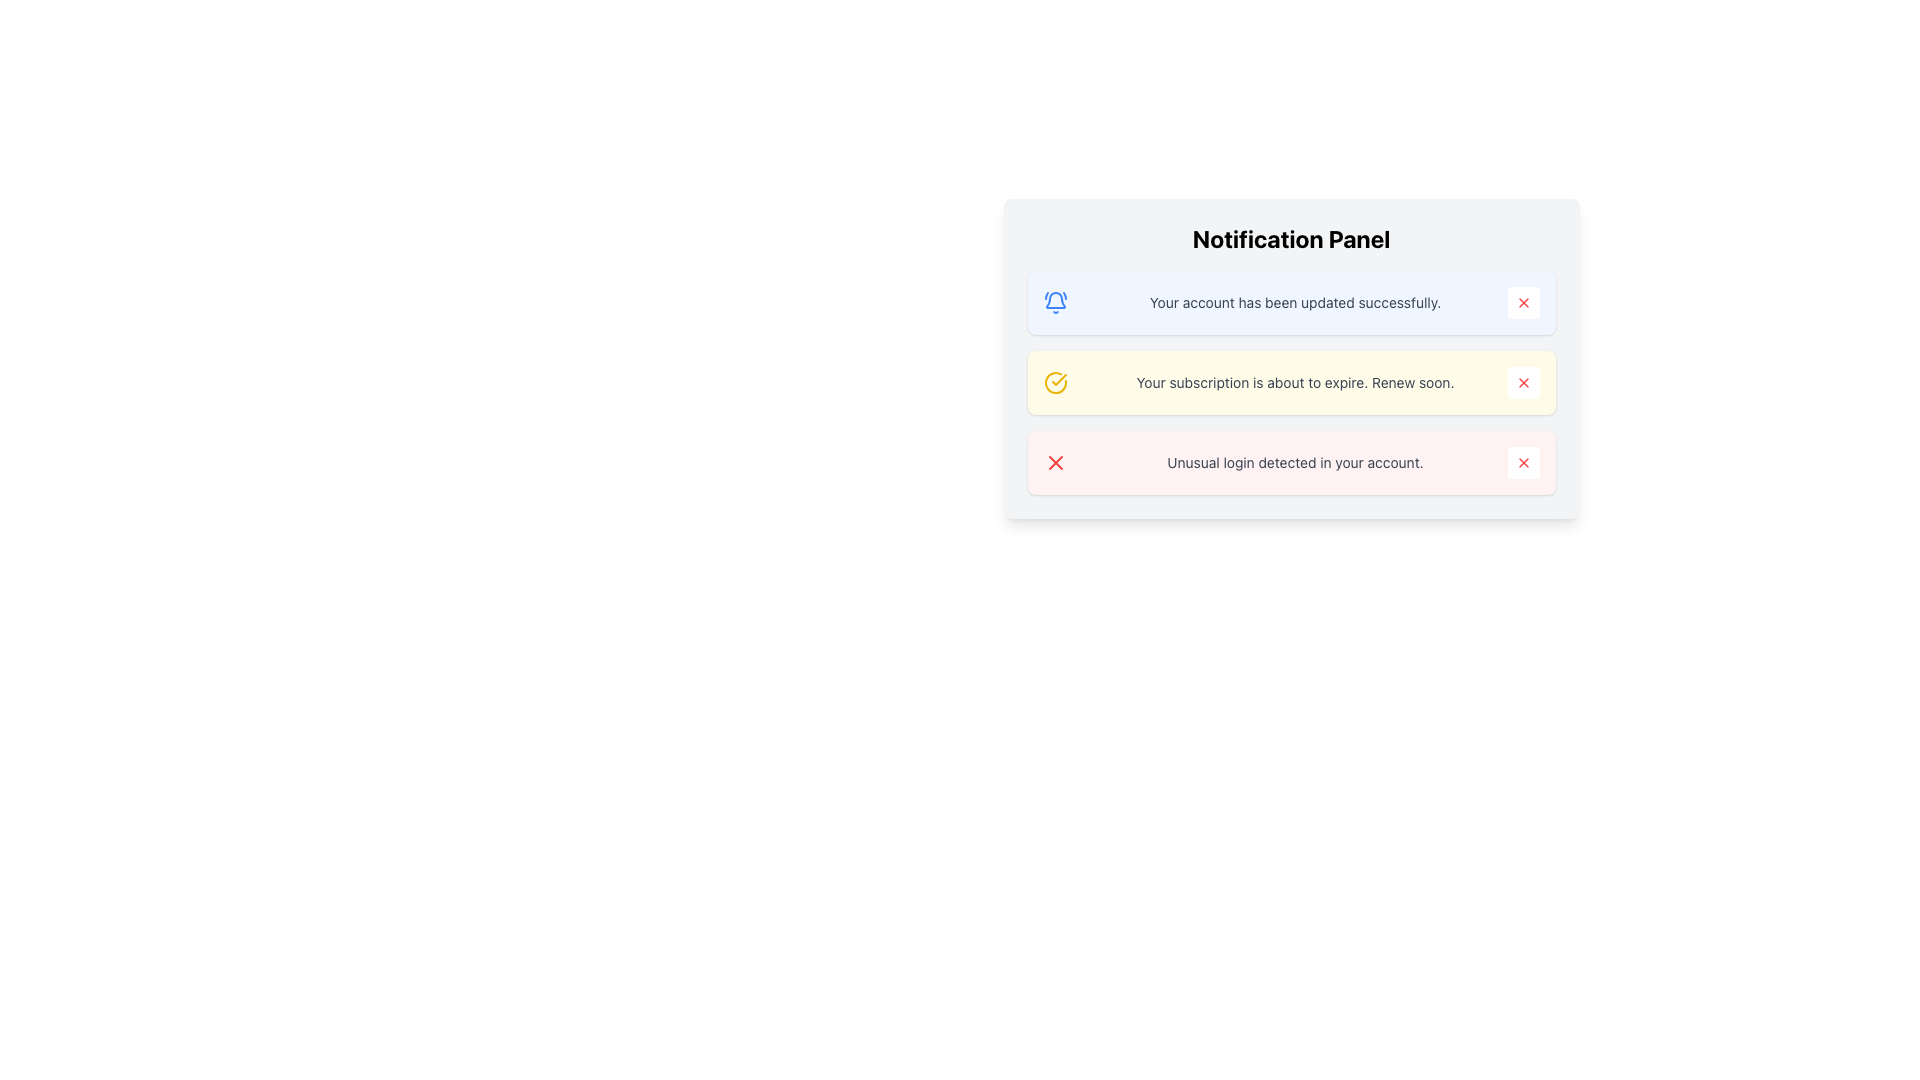 The height and width of the screenshot is (1080, 1920). Describe the element at coordinates (1295, 382) in the screenshot. I see `the informational text element that notifies the user about their subscription expiration, located in the second notification box with a light yellow background` at that location.